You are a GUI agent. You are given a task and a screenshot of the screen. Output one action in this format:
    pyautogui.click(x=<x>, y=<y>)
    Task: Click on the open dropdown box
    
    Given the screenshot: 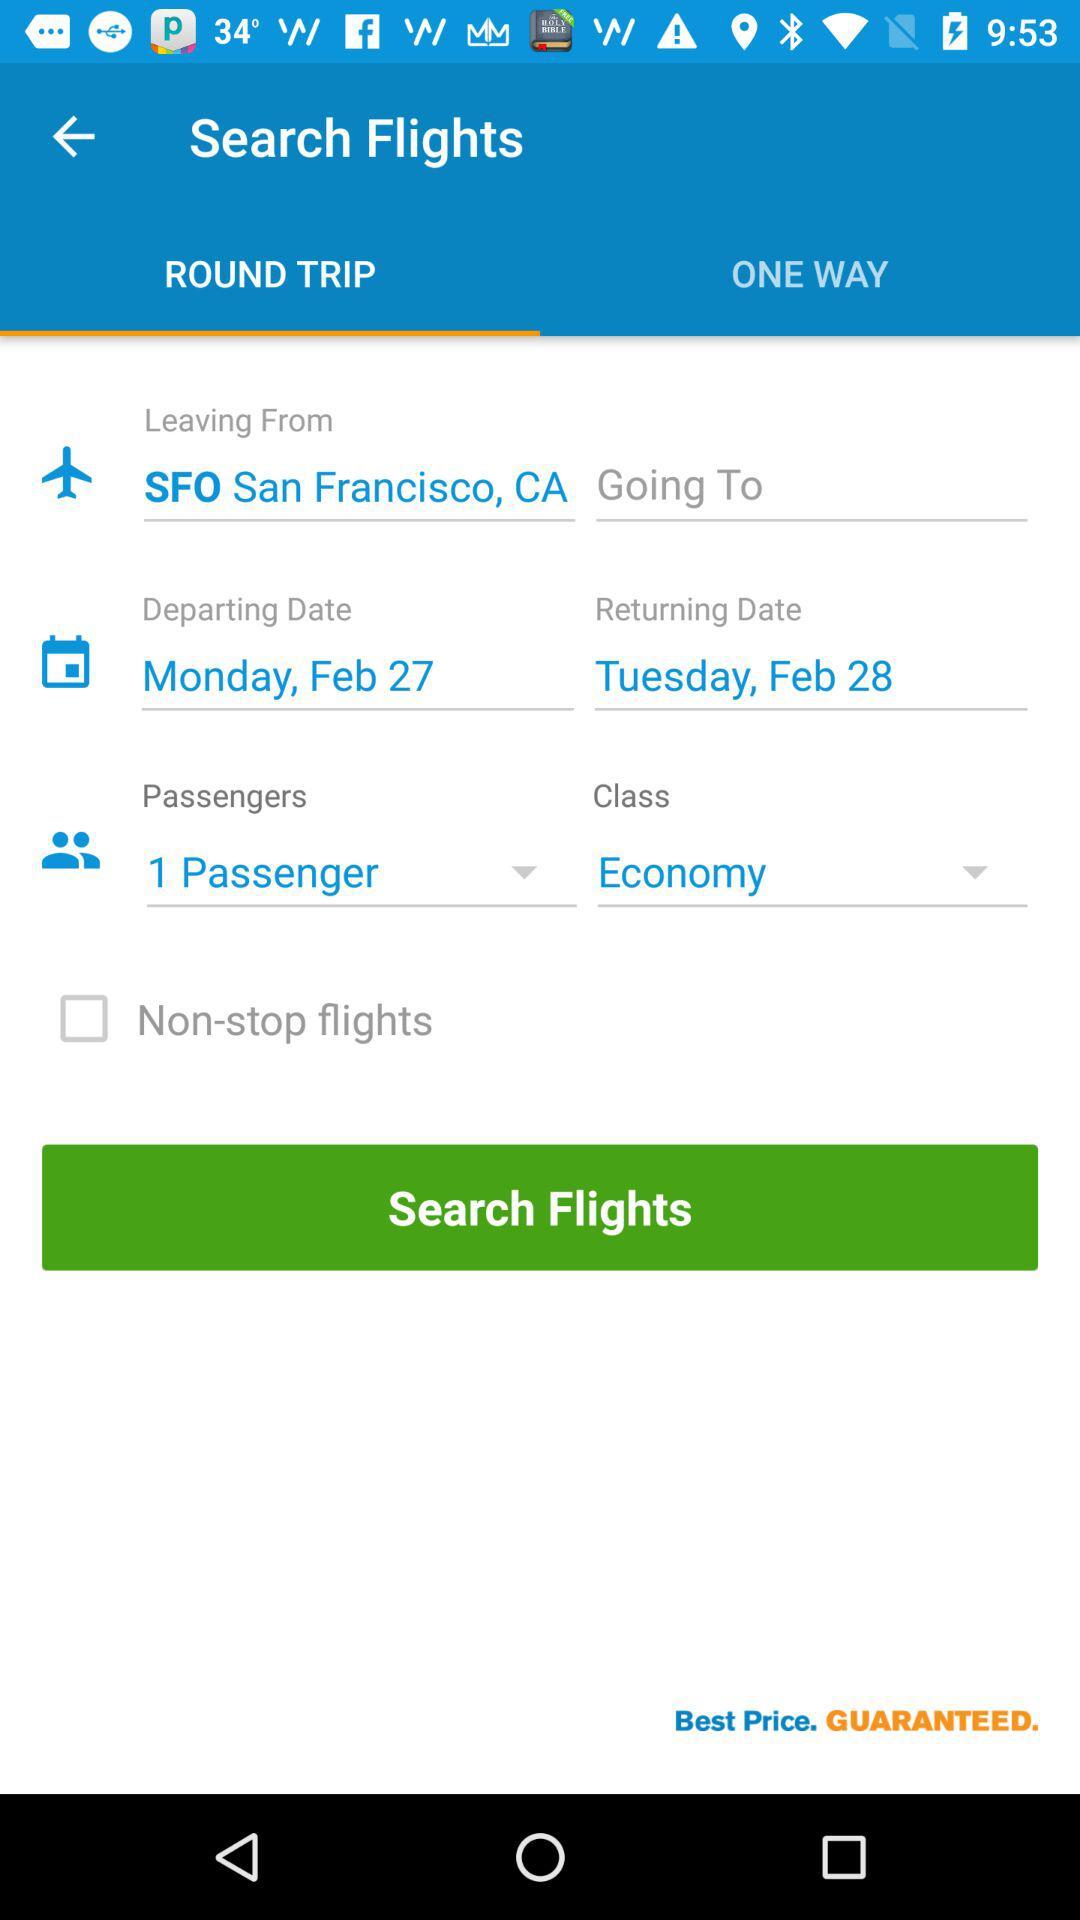 What is the action you would take?
    pyautogui.click(x=811, y=486)
    